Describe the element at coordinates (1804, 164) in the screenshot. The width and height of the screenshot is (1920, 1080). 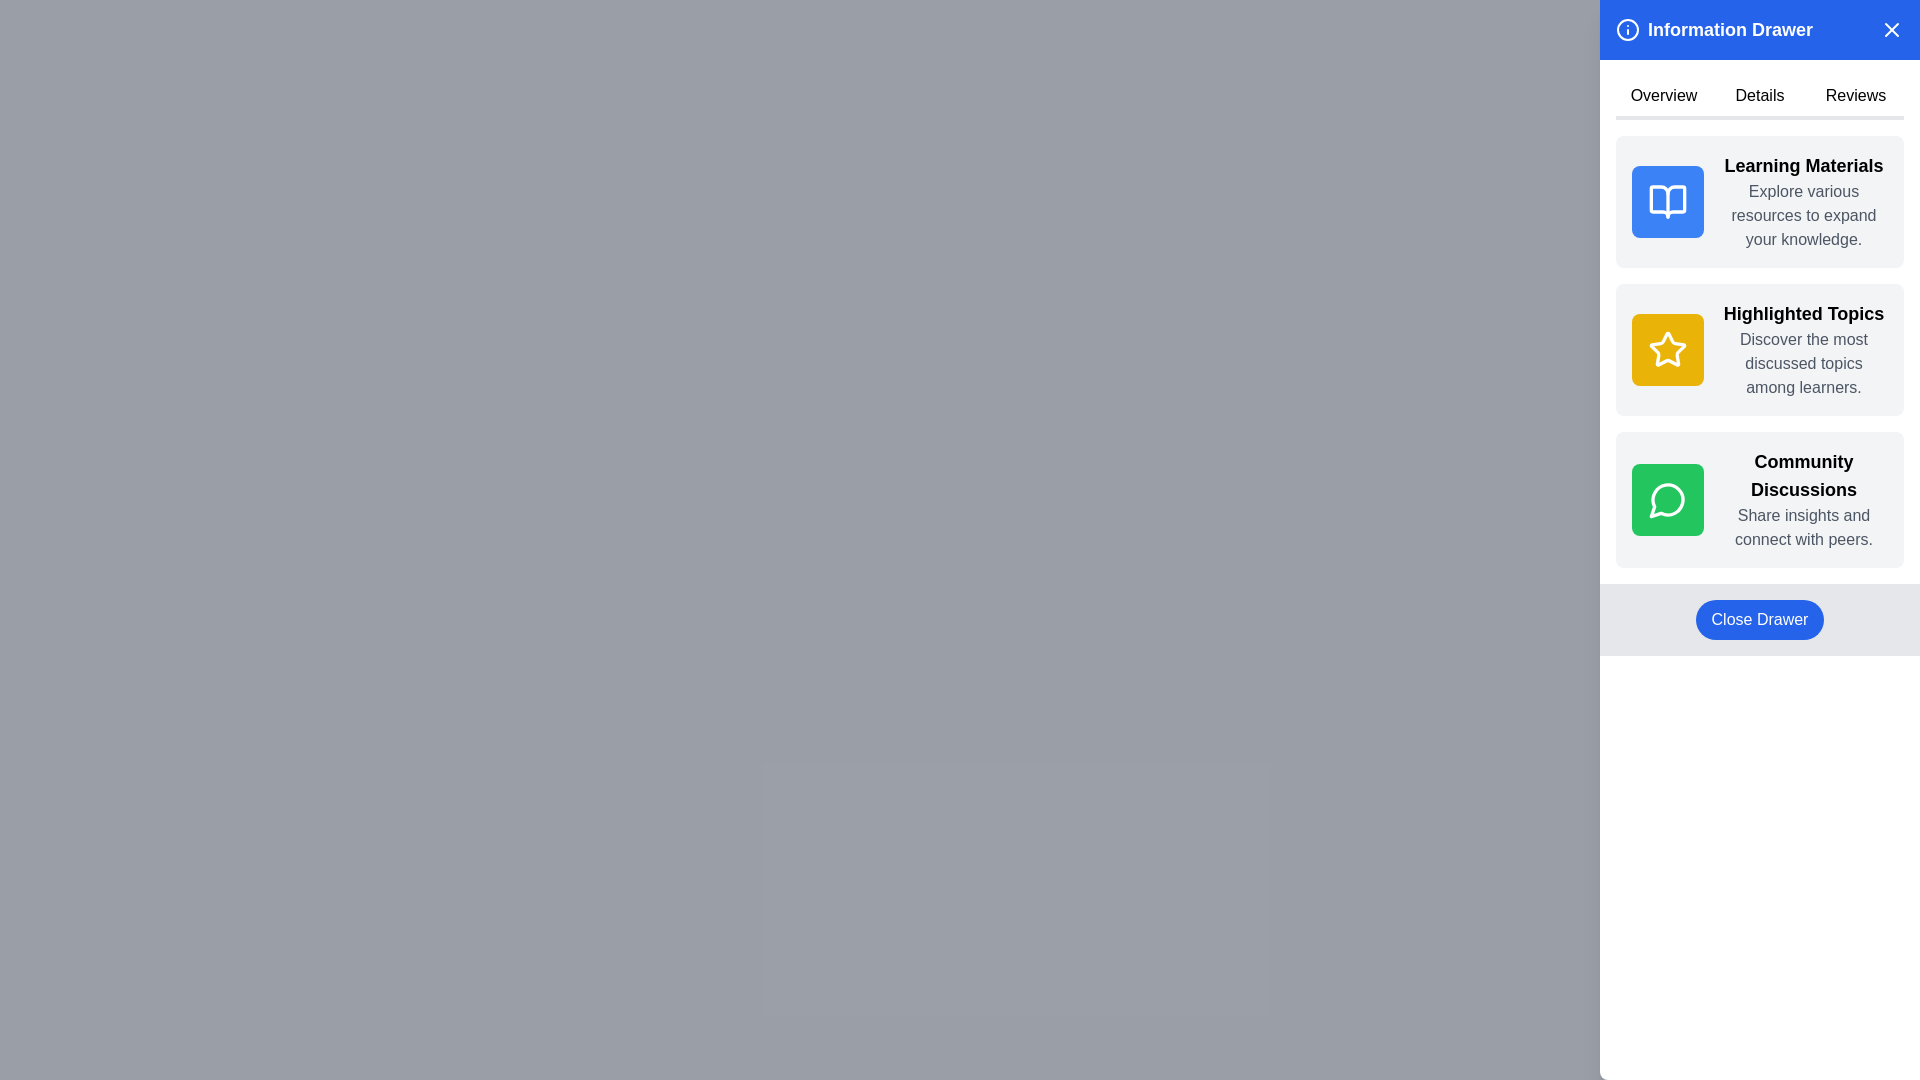
I see `text from the header title in the 'Information Drawer' section, which labels the content about learning resources` at that location.